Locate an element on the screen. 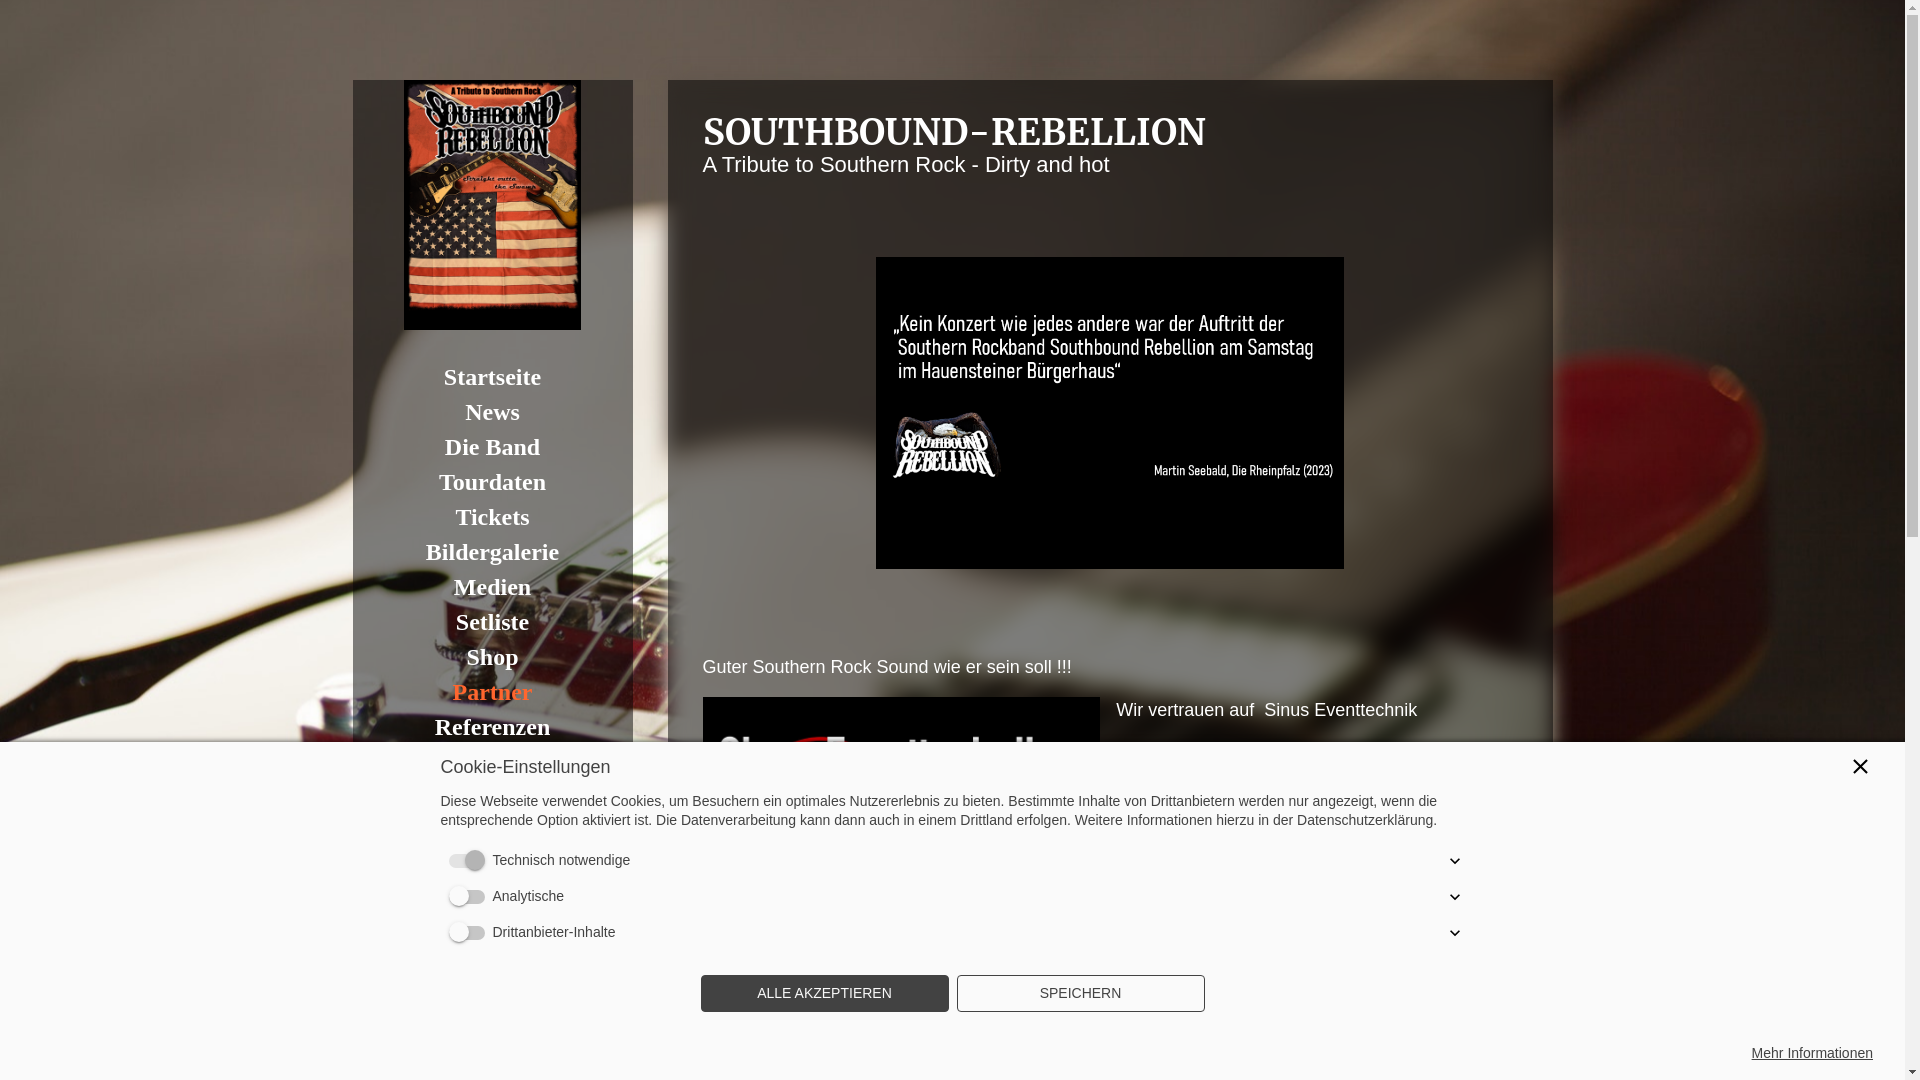  'Impressum' is located at coordinates (491, 832).